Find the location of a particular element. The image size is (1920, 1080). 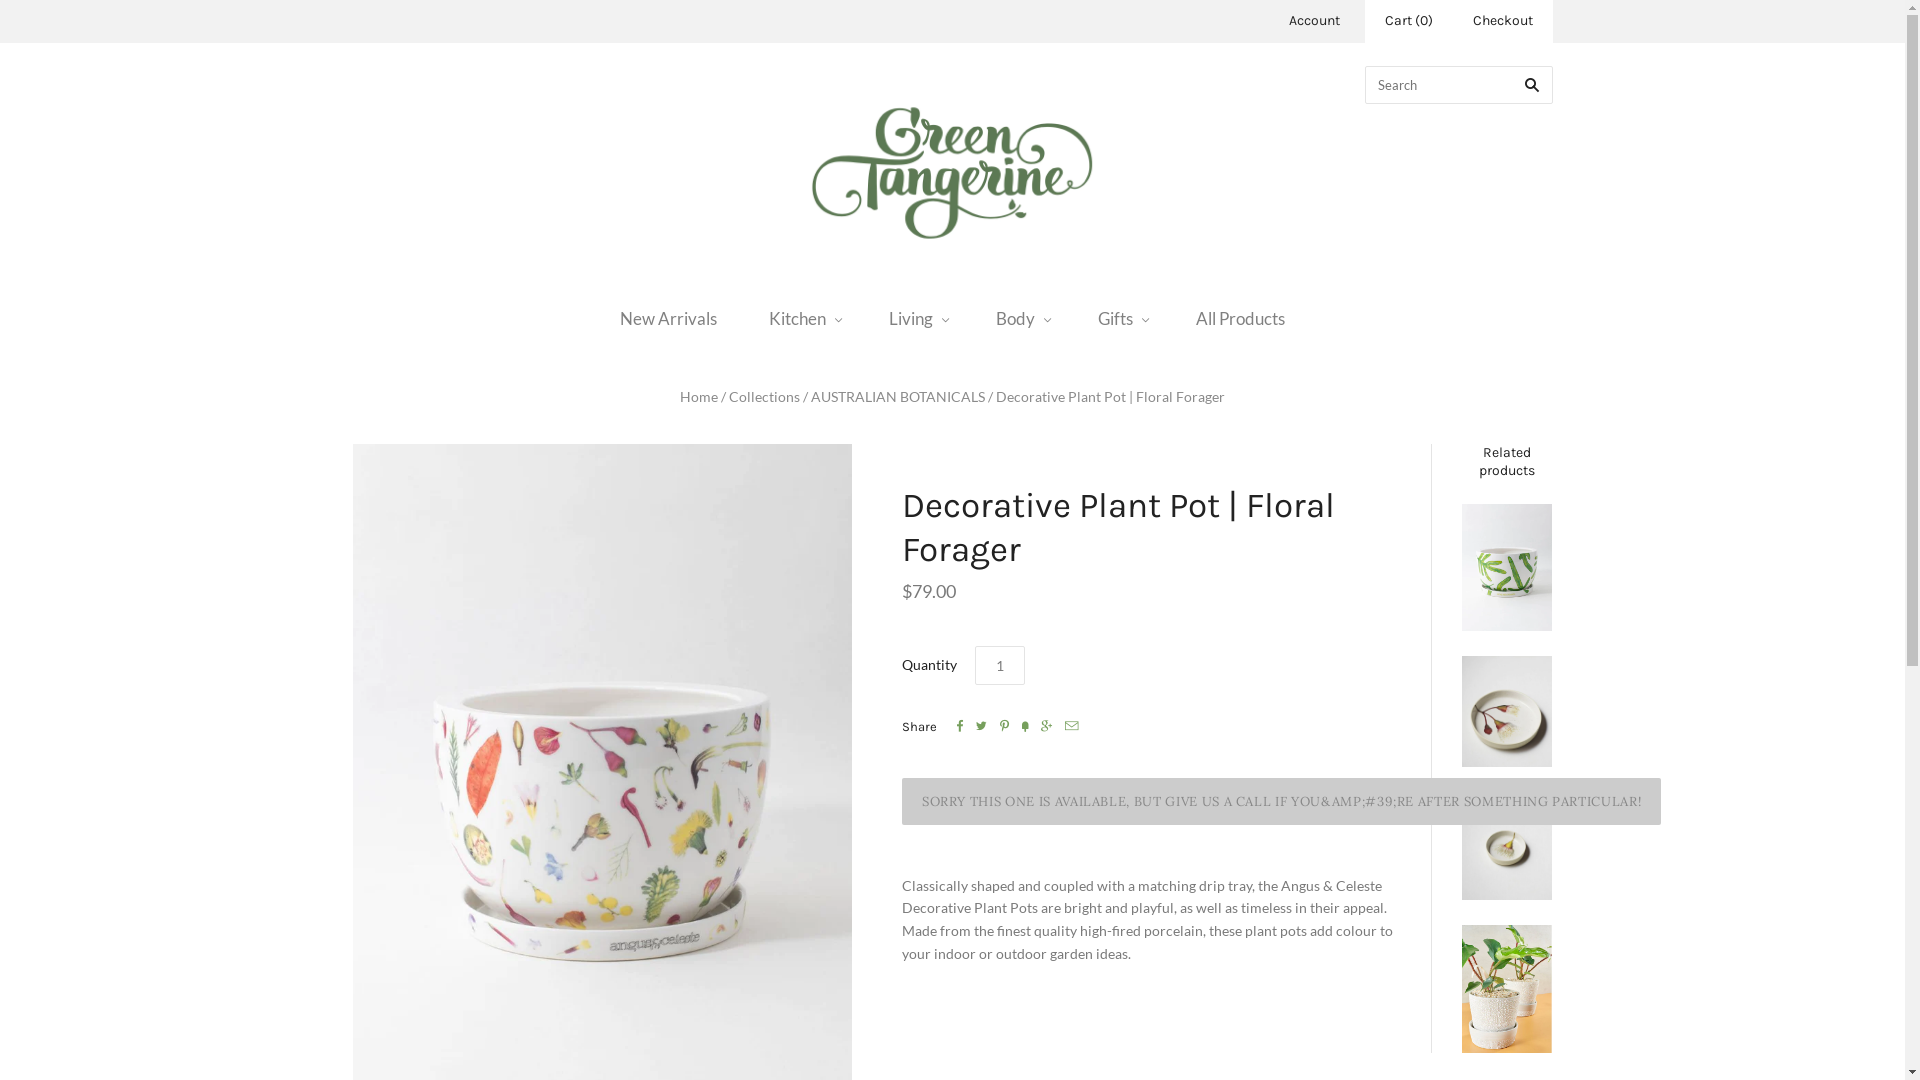

'Home' is located at coordinates (680, 396).